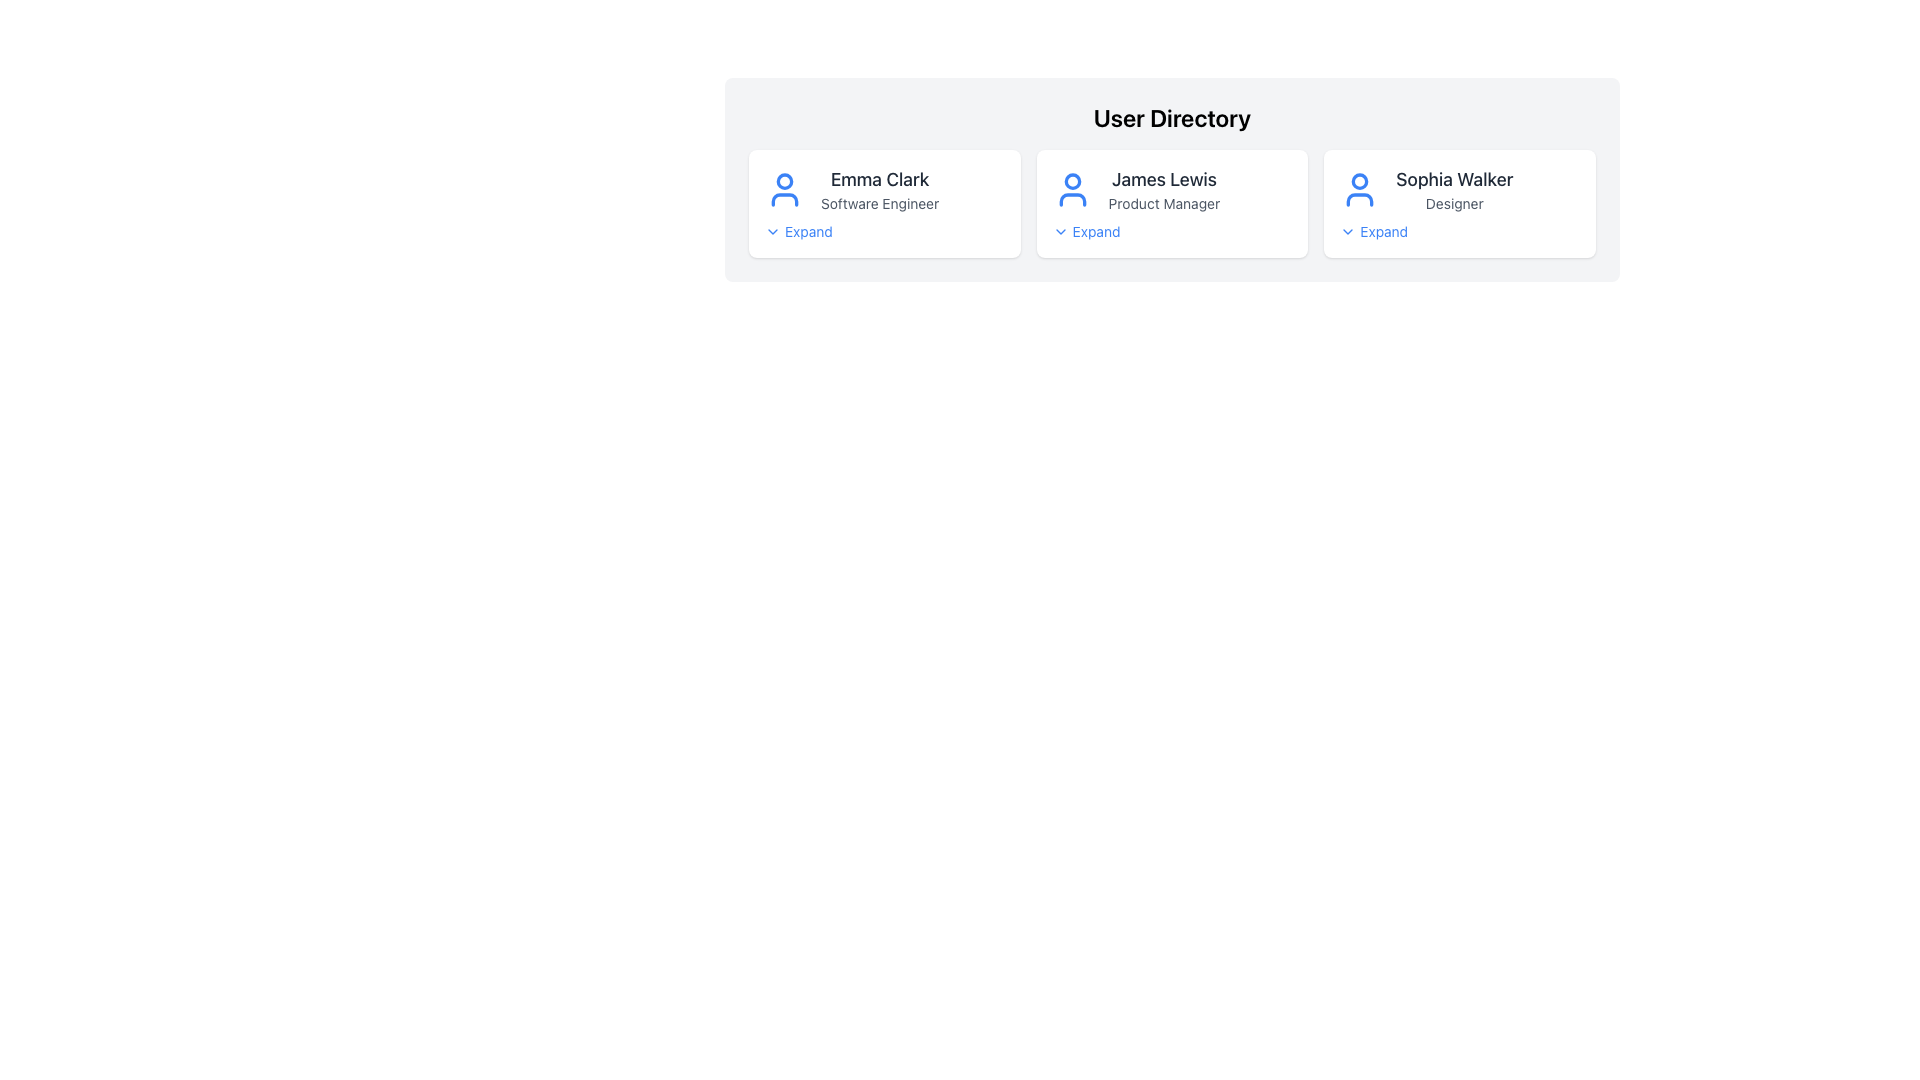 The height and width of the screenshot is (1080, 1920). Describe the element at coordinates (784, 189) in the screenshot. I see `the Profile Icon representing Emma Clark, Software Engineer` at that location.